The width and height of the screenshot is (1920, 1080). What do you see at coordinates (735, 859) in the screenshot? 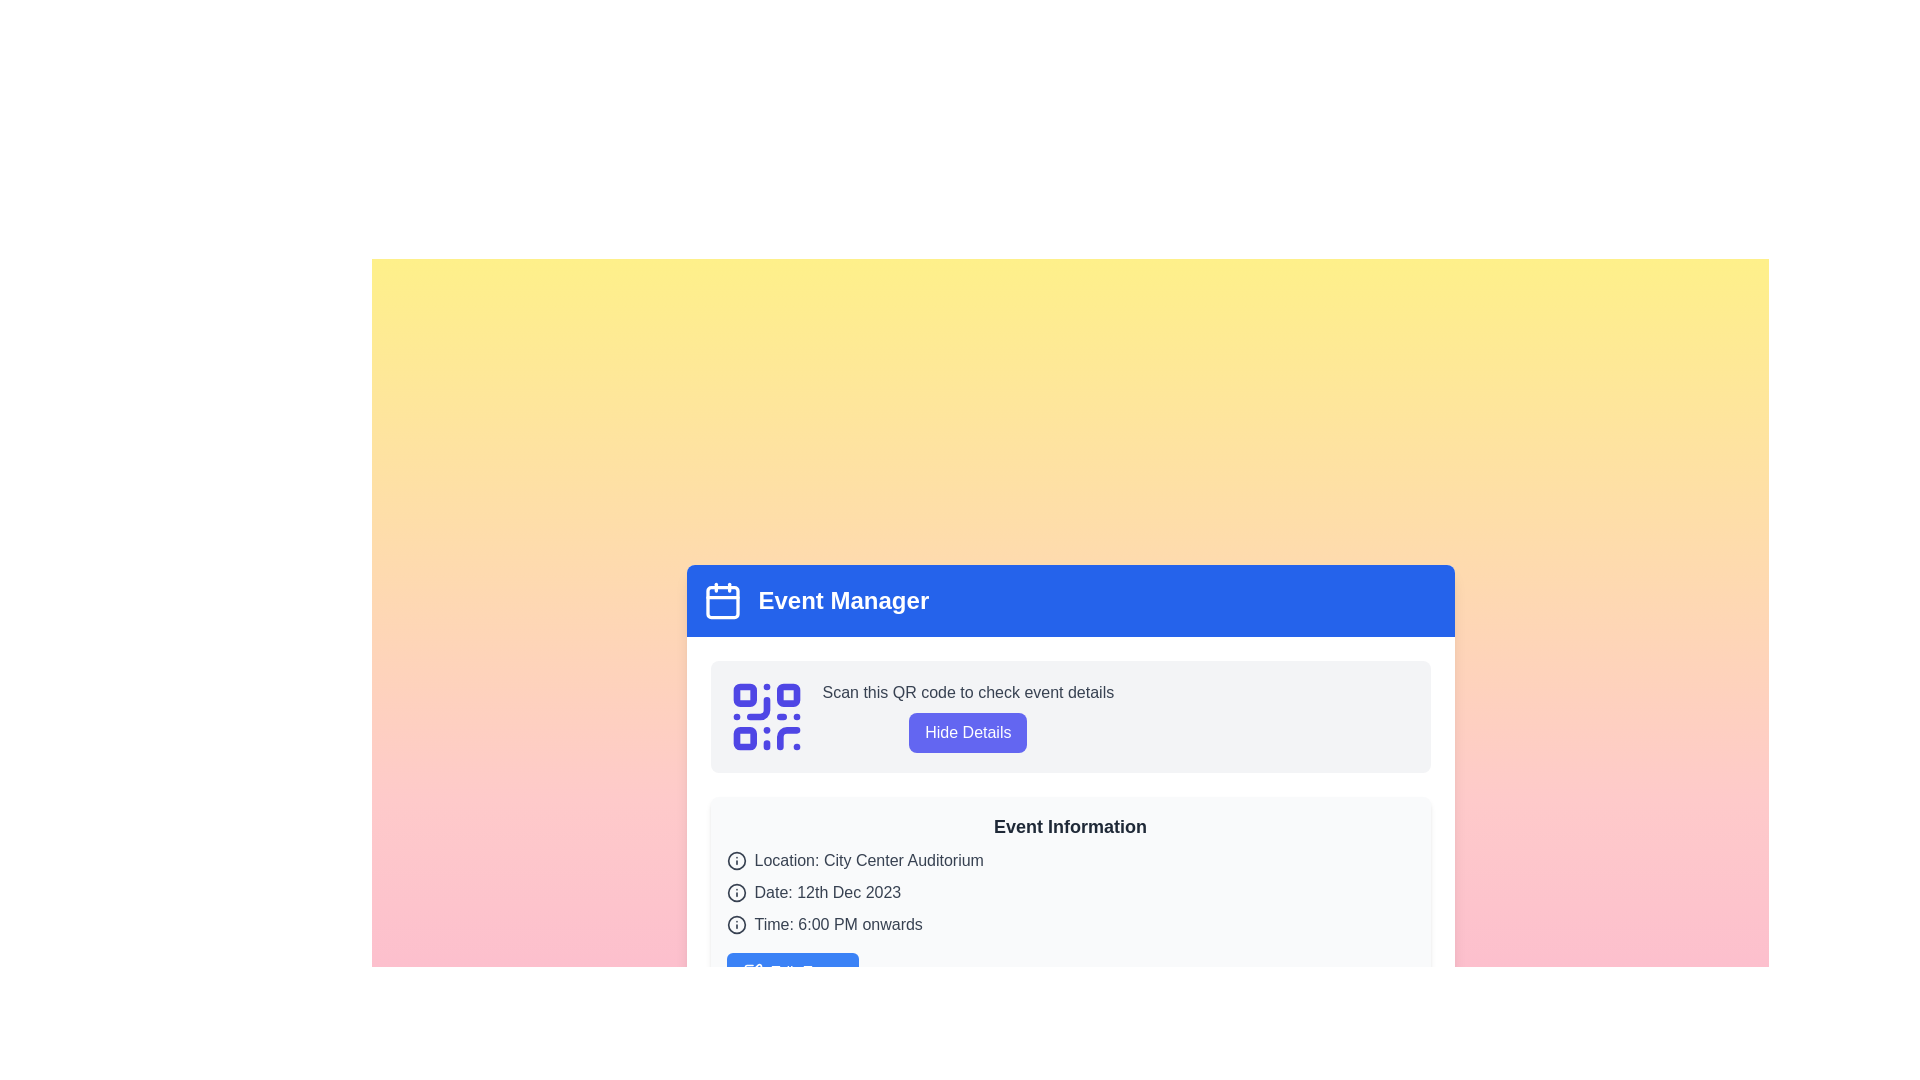
I see `the informational icon located in the 'Location' section of the Event Information box, immediately to the left of the text 'City Center Auditorium'` at bounding box center [735, 859].